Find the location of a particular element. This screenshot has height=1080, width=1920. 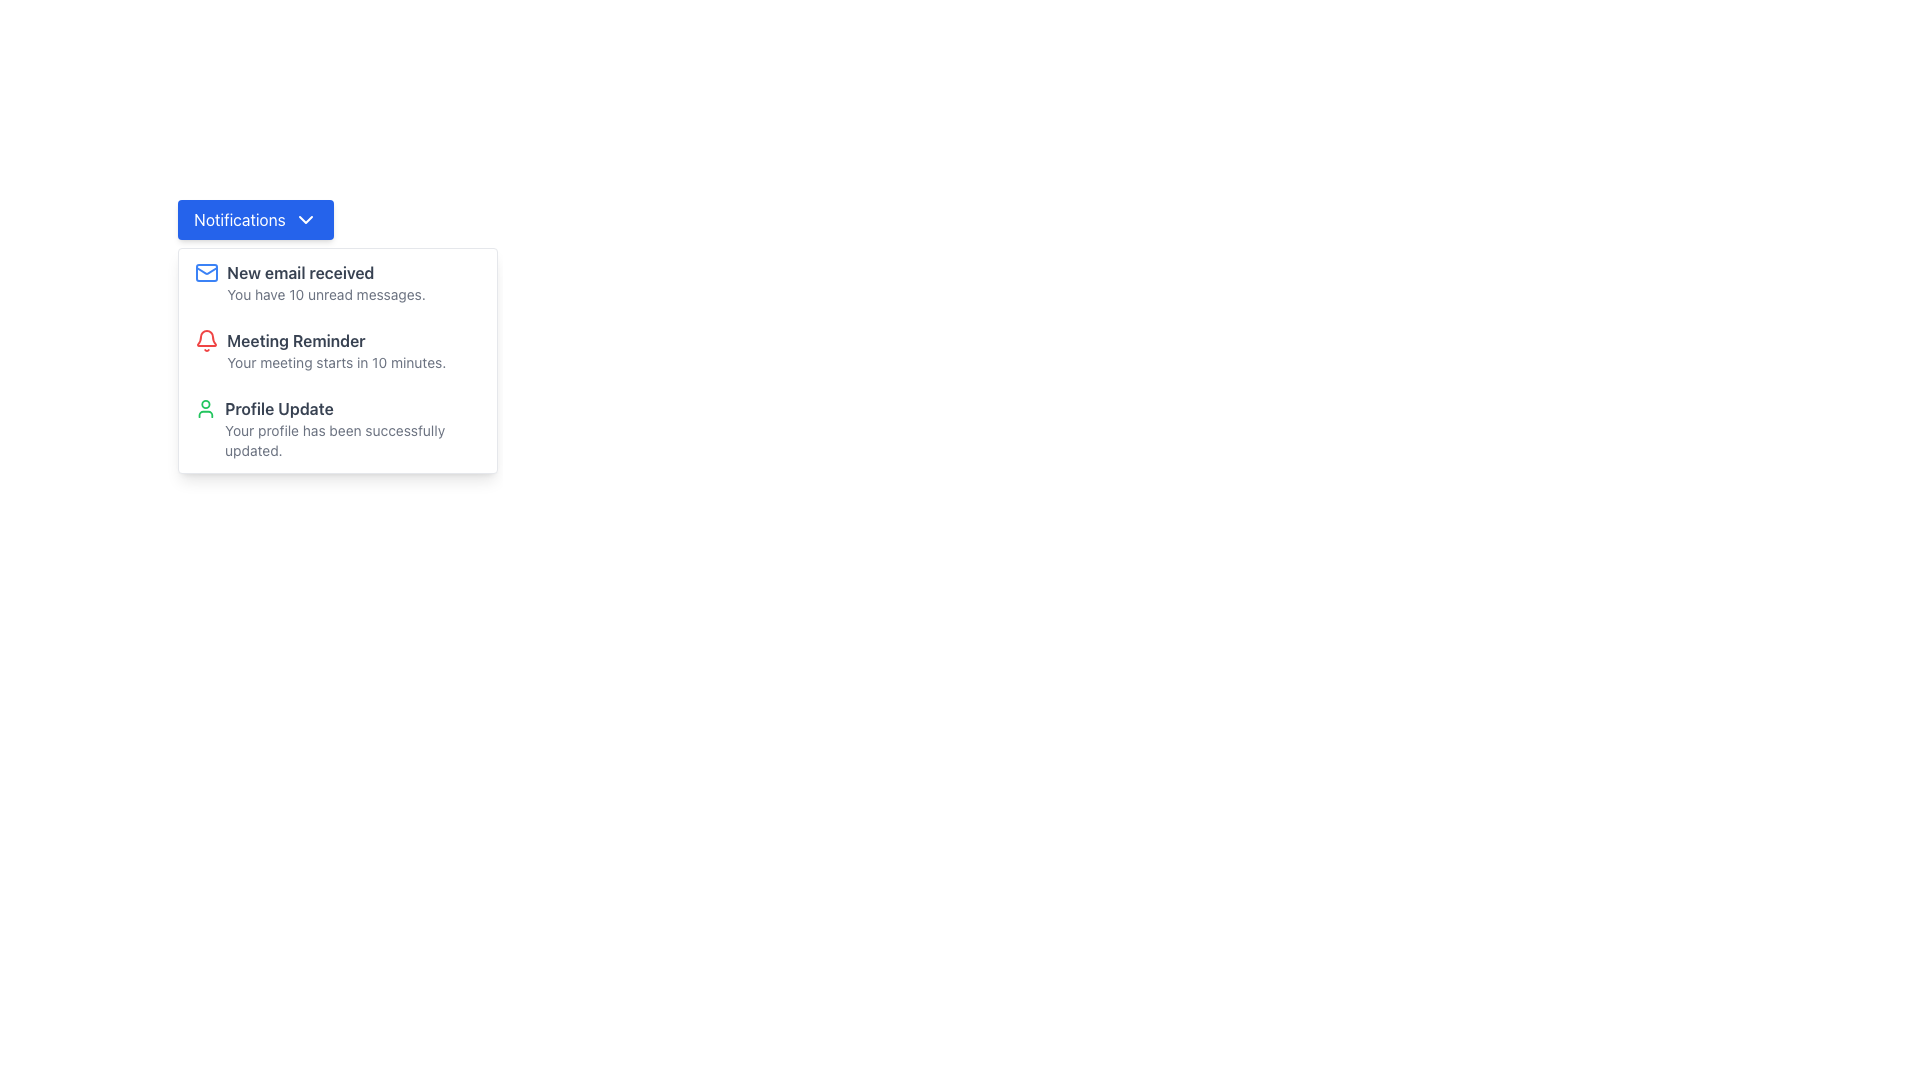

confirmation message displayed as feedback for a successful profile update, located in the notification dropdown panel below the text 'Profile Update' is located at coordinates (353, 439).